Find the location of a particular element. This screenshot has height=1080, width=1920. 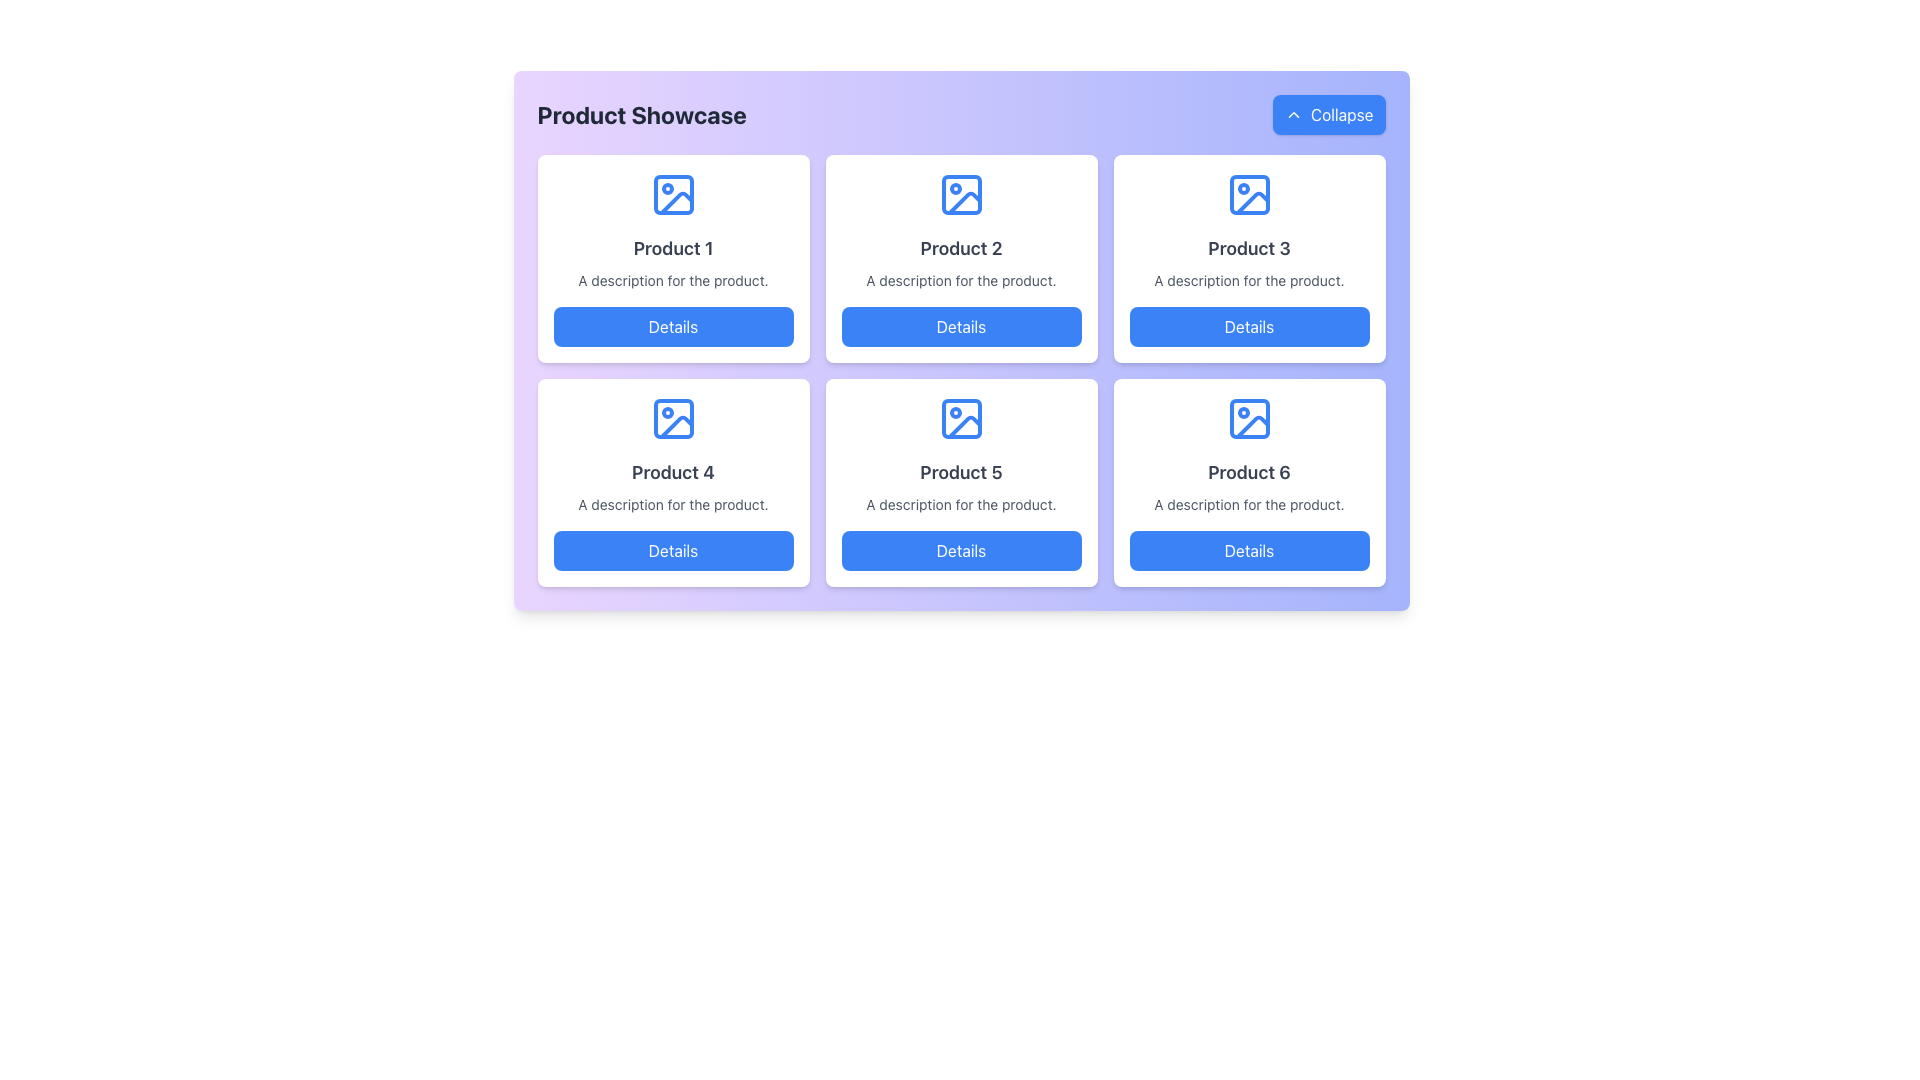

the Text Label that serves as a header in the component is located at coordinates (642, 115).